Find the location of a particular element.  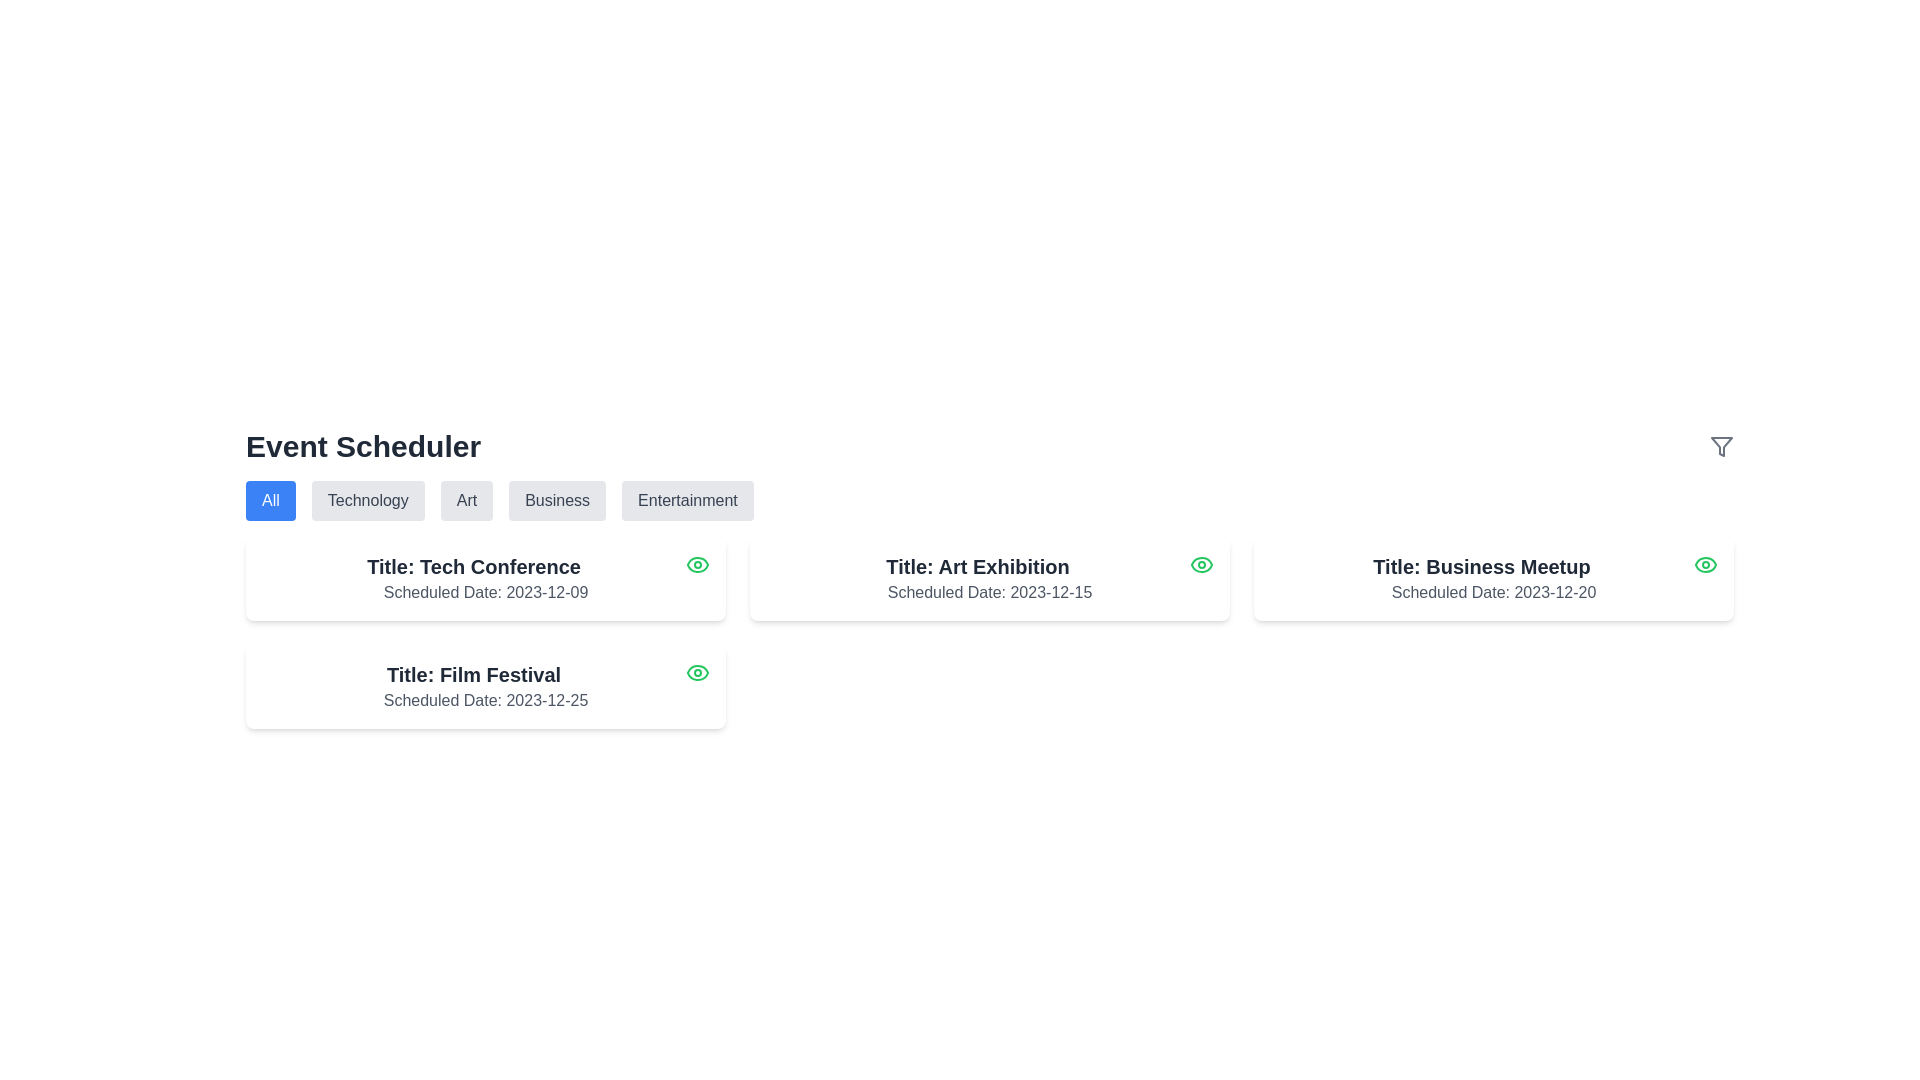

the 'Business' button, which is a rectangular button with rounded corners and dark gray text is located at coordinates (557, 500).